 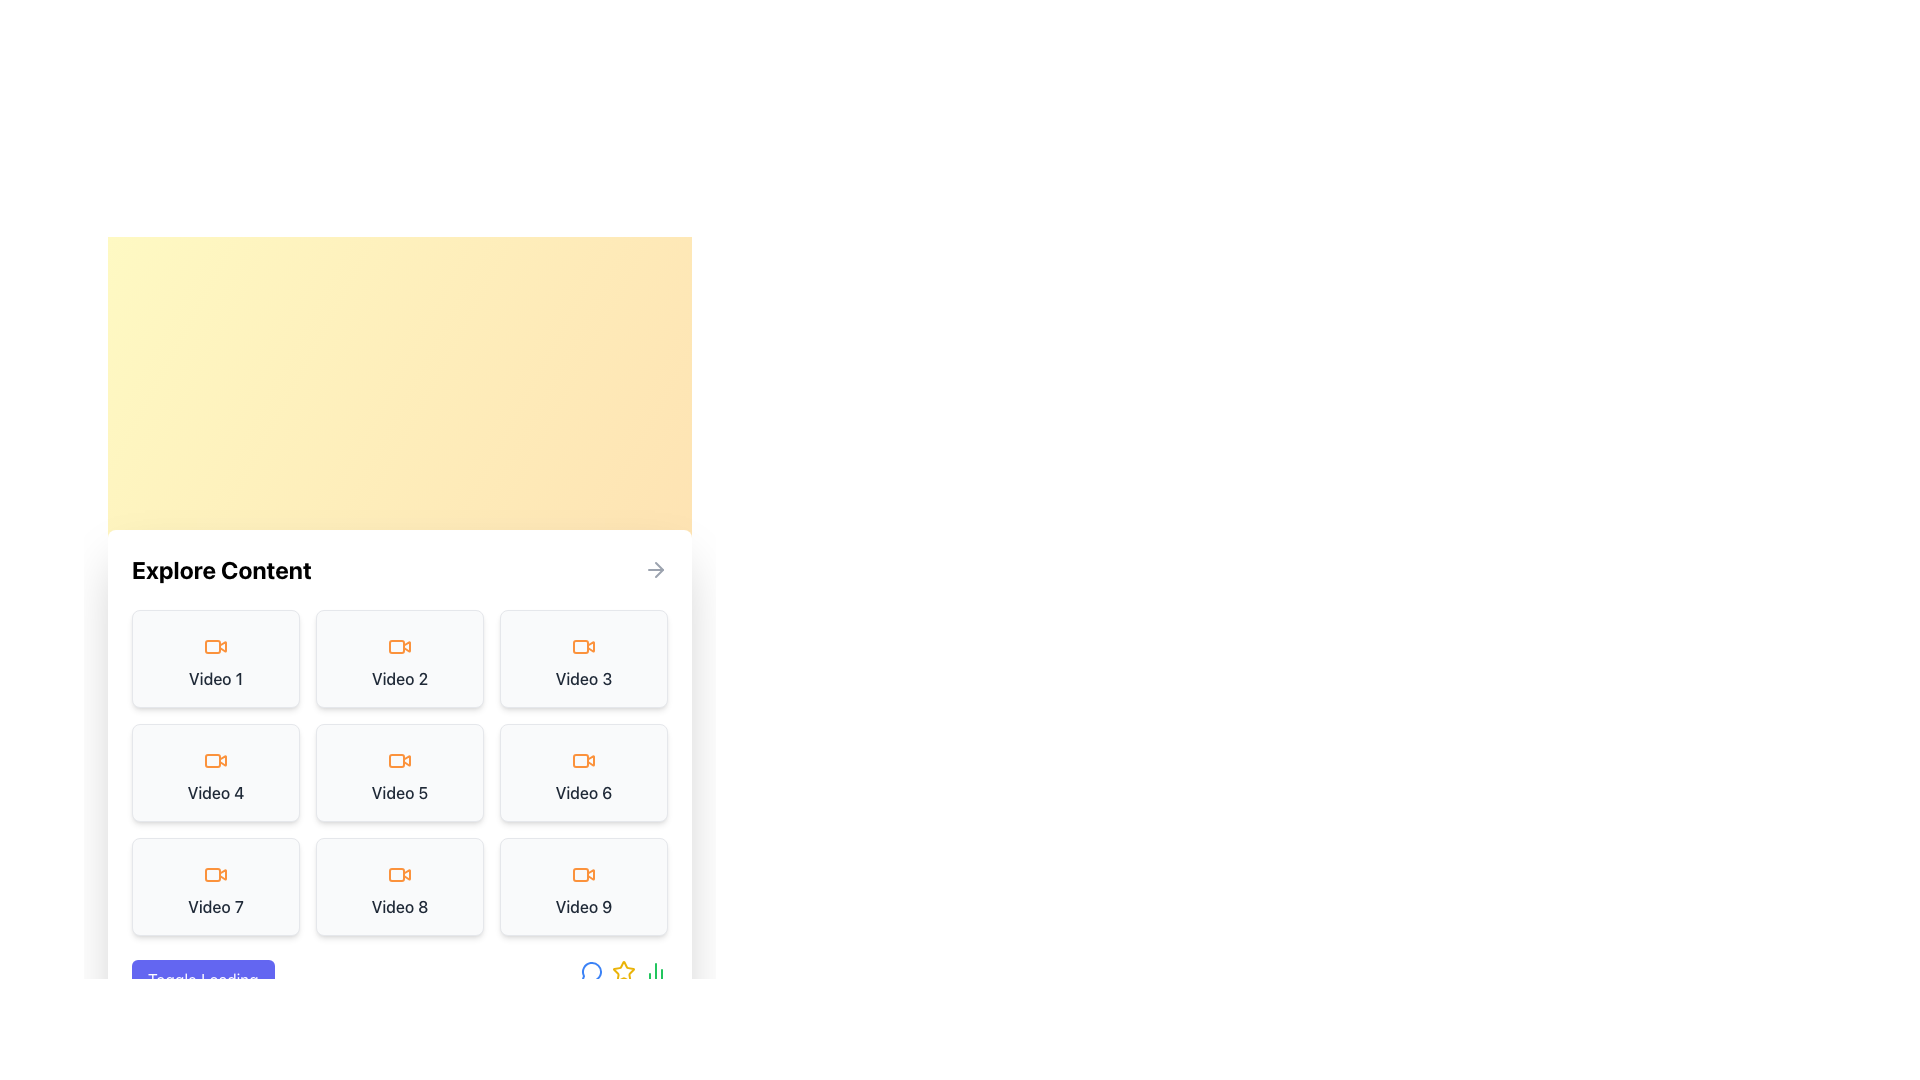 What do you see at coordinates (399, 659) in the screenshot?
I see `to select the card labeled 'Video 2', which is the second item in a grid layout, featuring a light gray background, rounded corners, and an orange video camera icon at the top` at bounding box center [399, 659].